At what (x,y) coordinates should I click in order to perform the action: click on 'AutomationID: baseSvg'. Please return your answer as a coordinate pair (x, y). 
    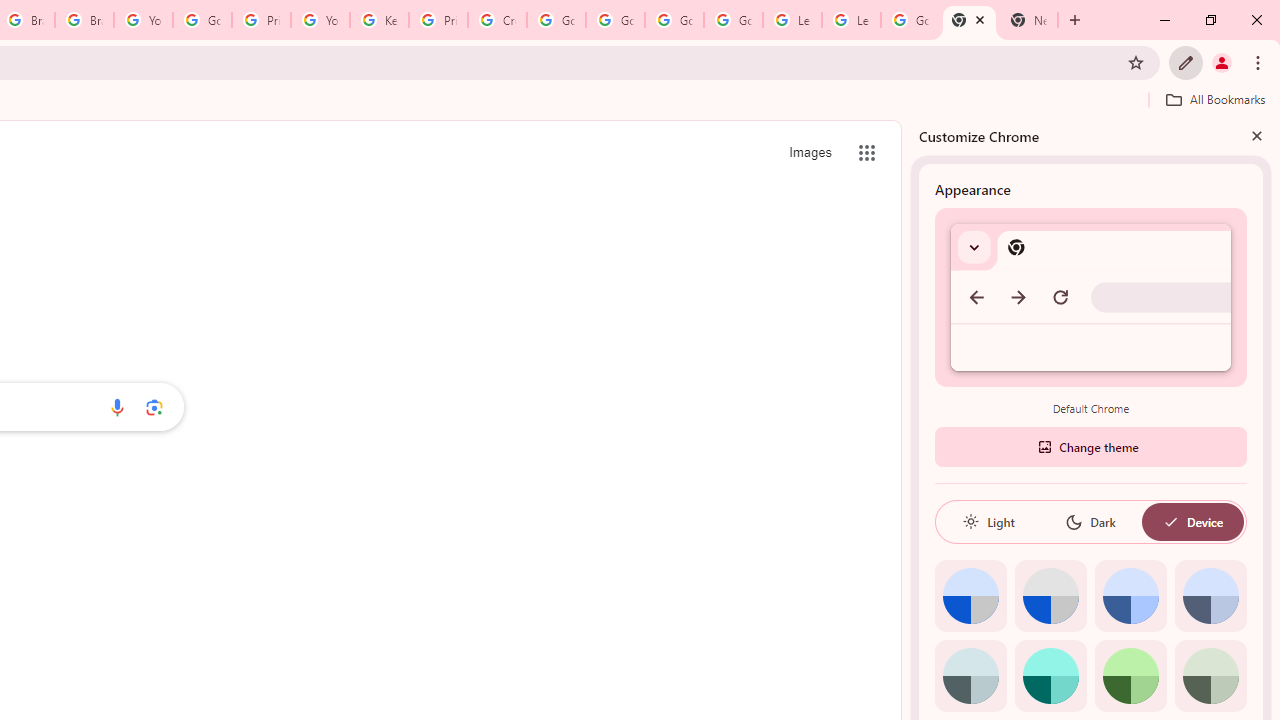
    Looking at the image, I should click on (1170, 521).